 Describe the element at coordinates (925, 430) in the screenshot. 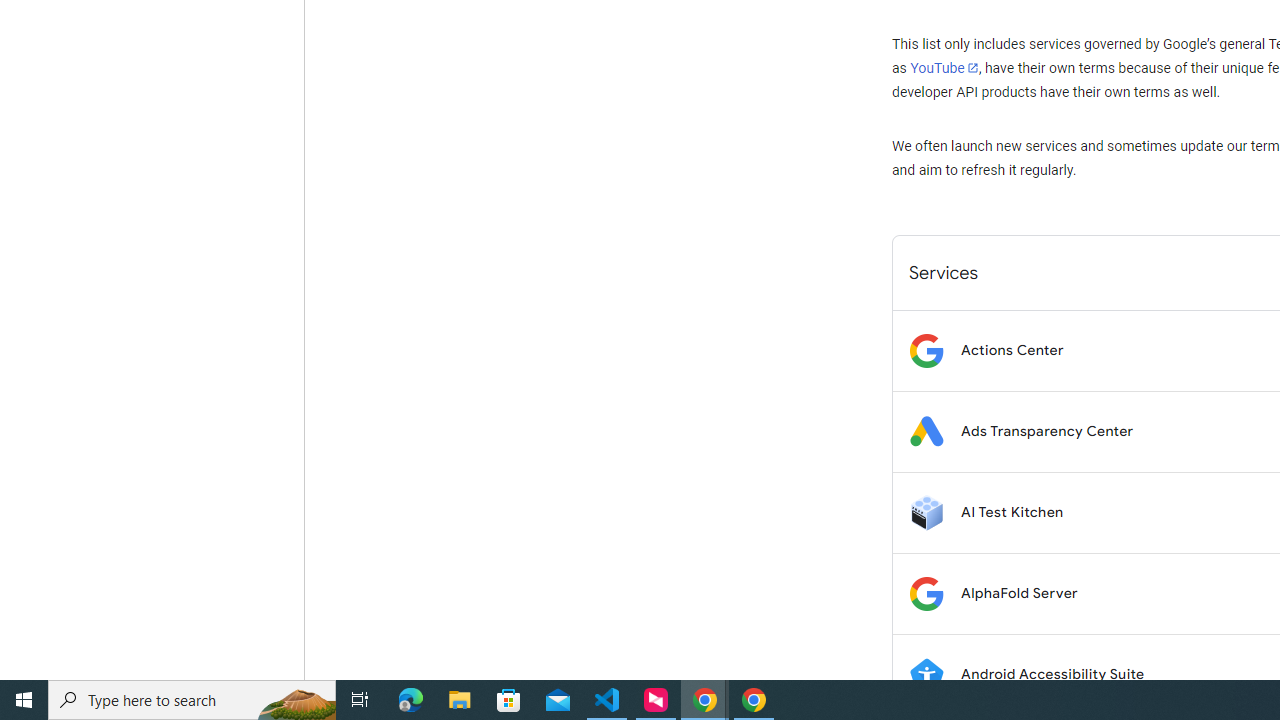

I see `'Logo for Ads Transparency Center'` at that location.